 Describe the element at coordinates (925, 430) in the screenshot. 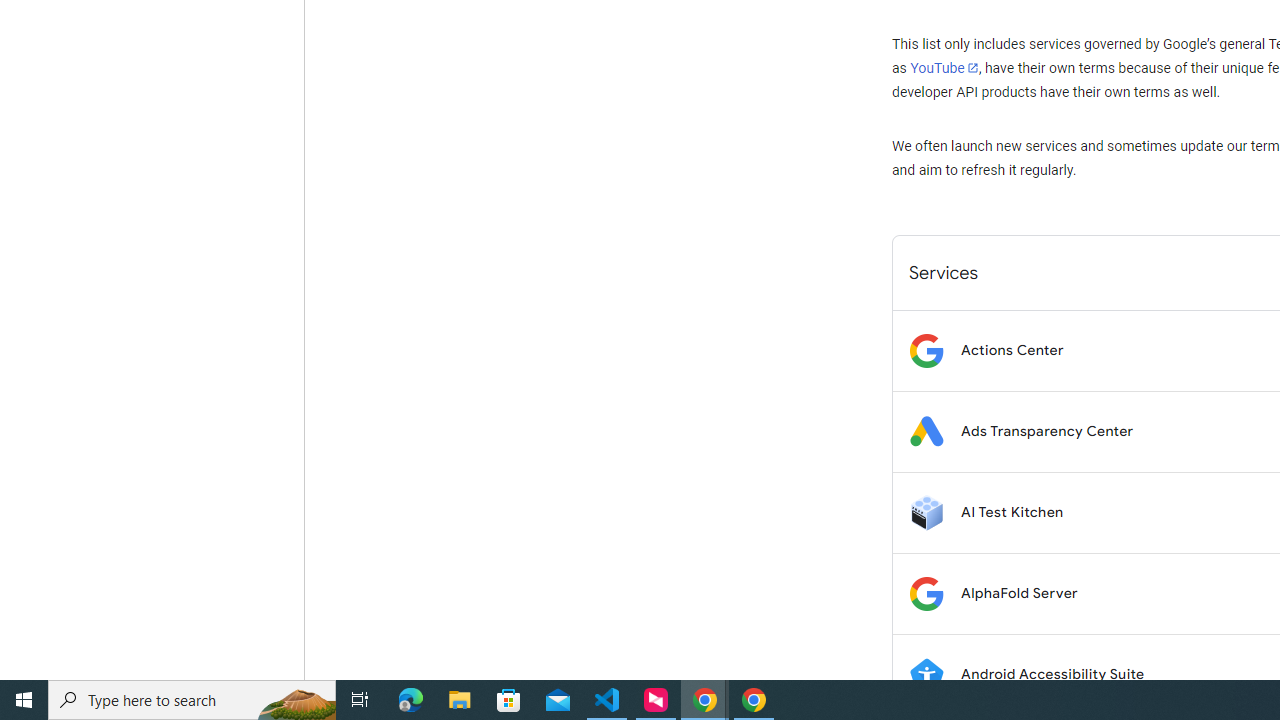

I see `'Logo for Ads Transparency Center'` at that location.